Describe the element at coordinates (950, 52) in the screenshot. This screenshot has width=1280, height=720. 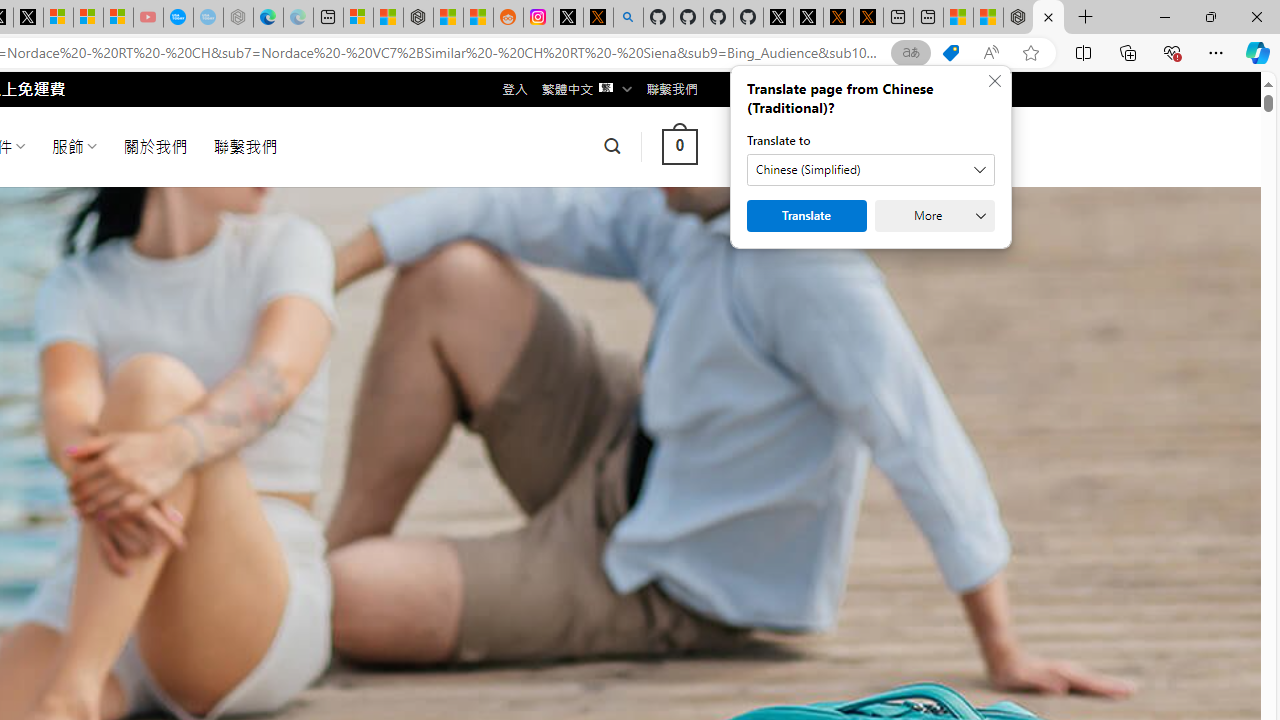
I see `'This site has coupons! Shopping in Microsoft Edge'` at that location.